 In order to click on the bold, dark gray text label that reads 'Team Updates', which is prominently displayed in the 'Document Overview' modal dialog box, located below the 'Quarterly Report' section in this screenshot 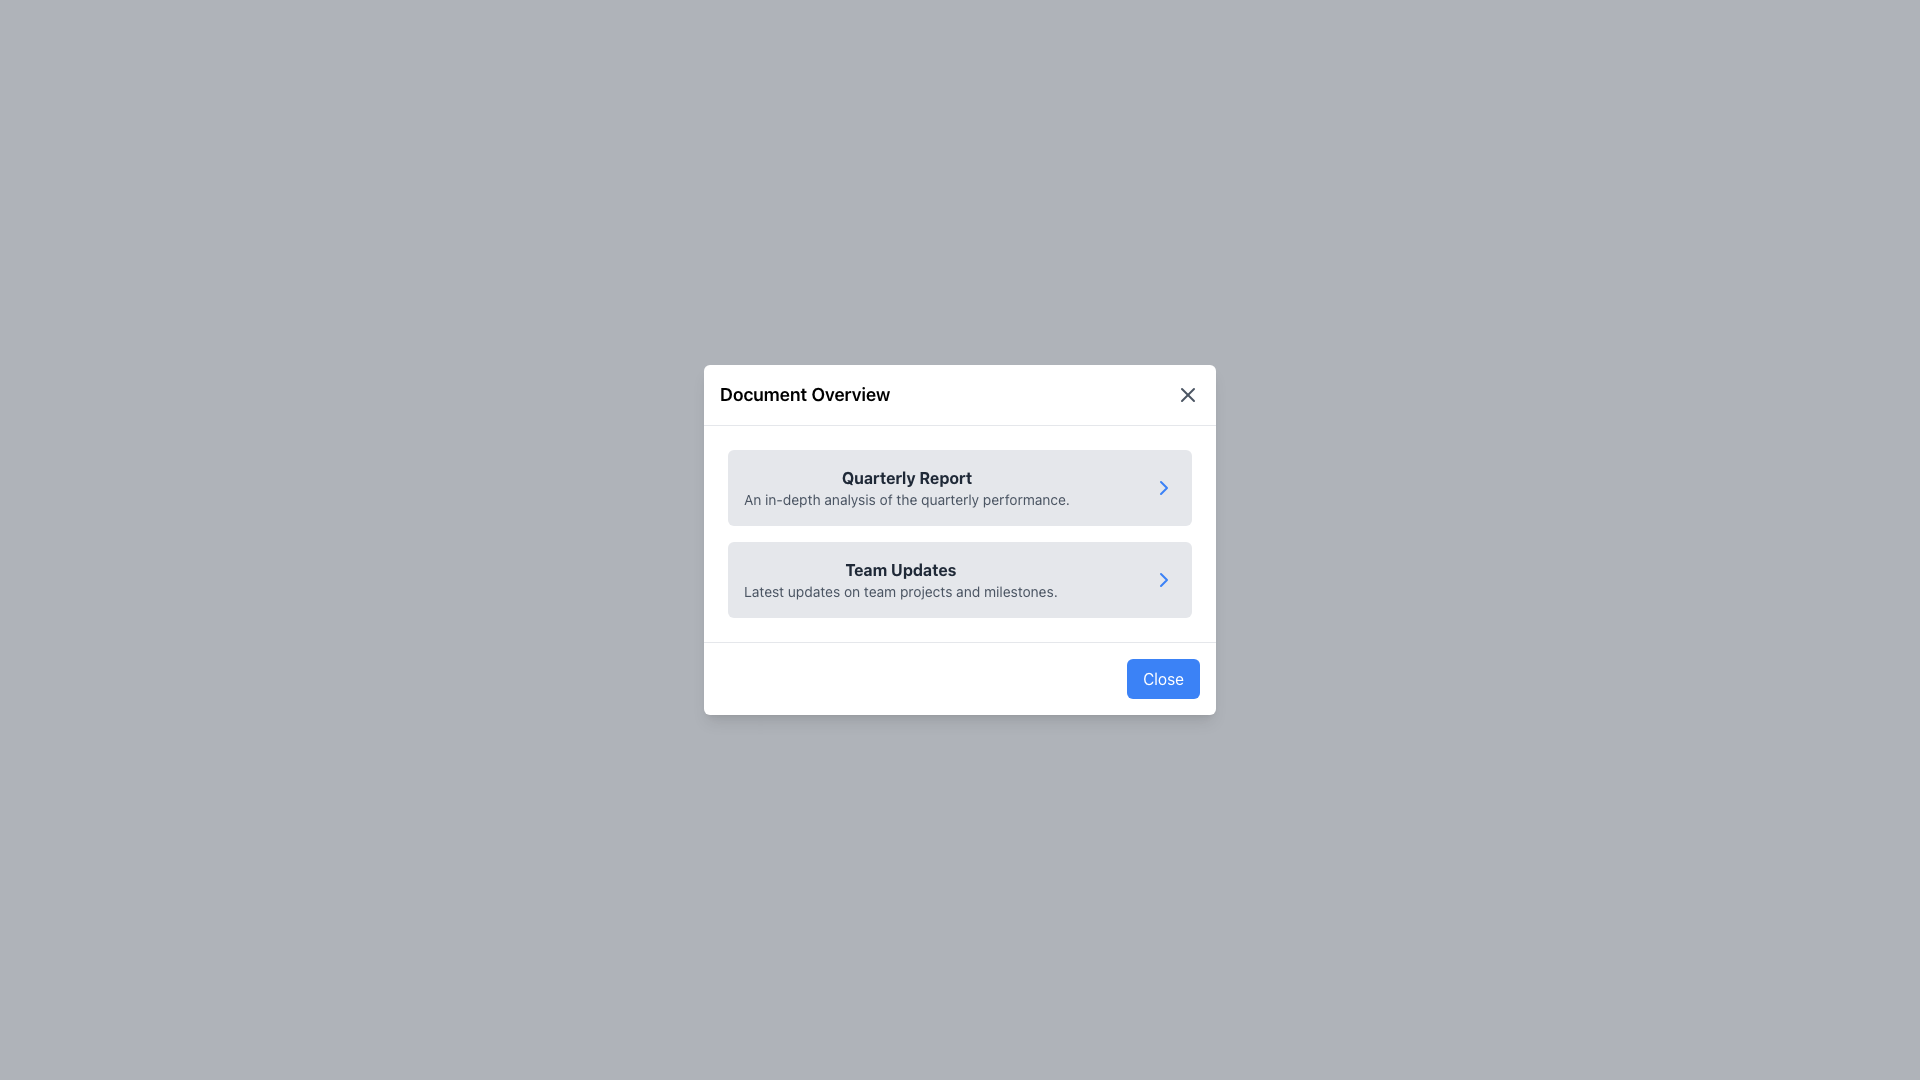, I will do `click(899, 570)`.